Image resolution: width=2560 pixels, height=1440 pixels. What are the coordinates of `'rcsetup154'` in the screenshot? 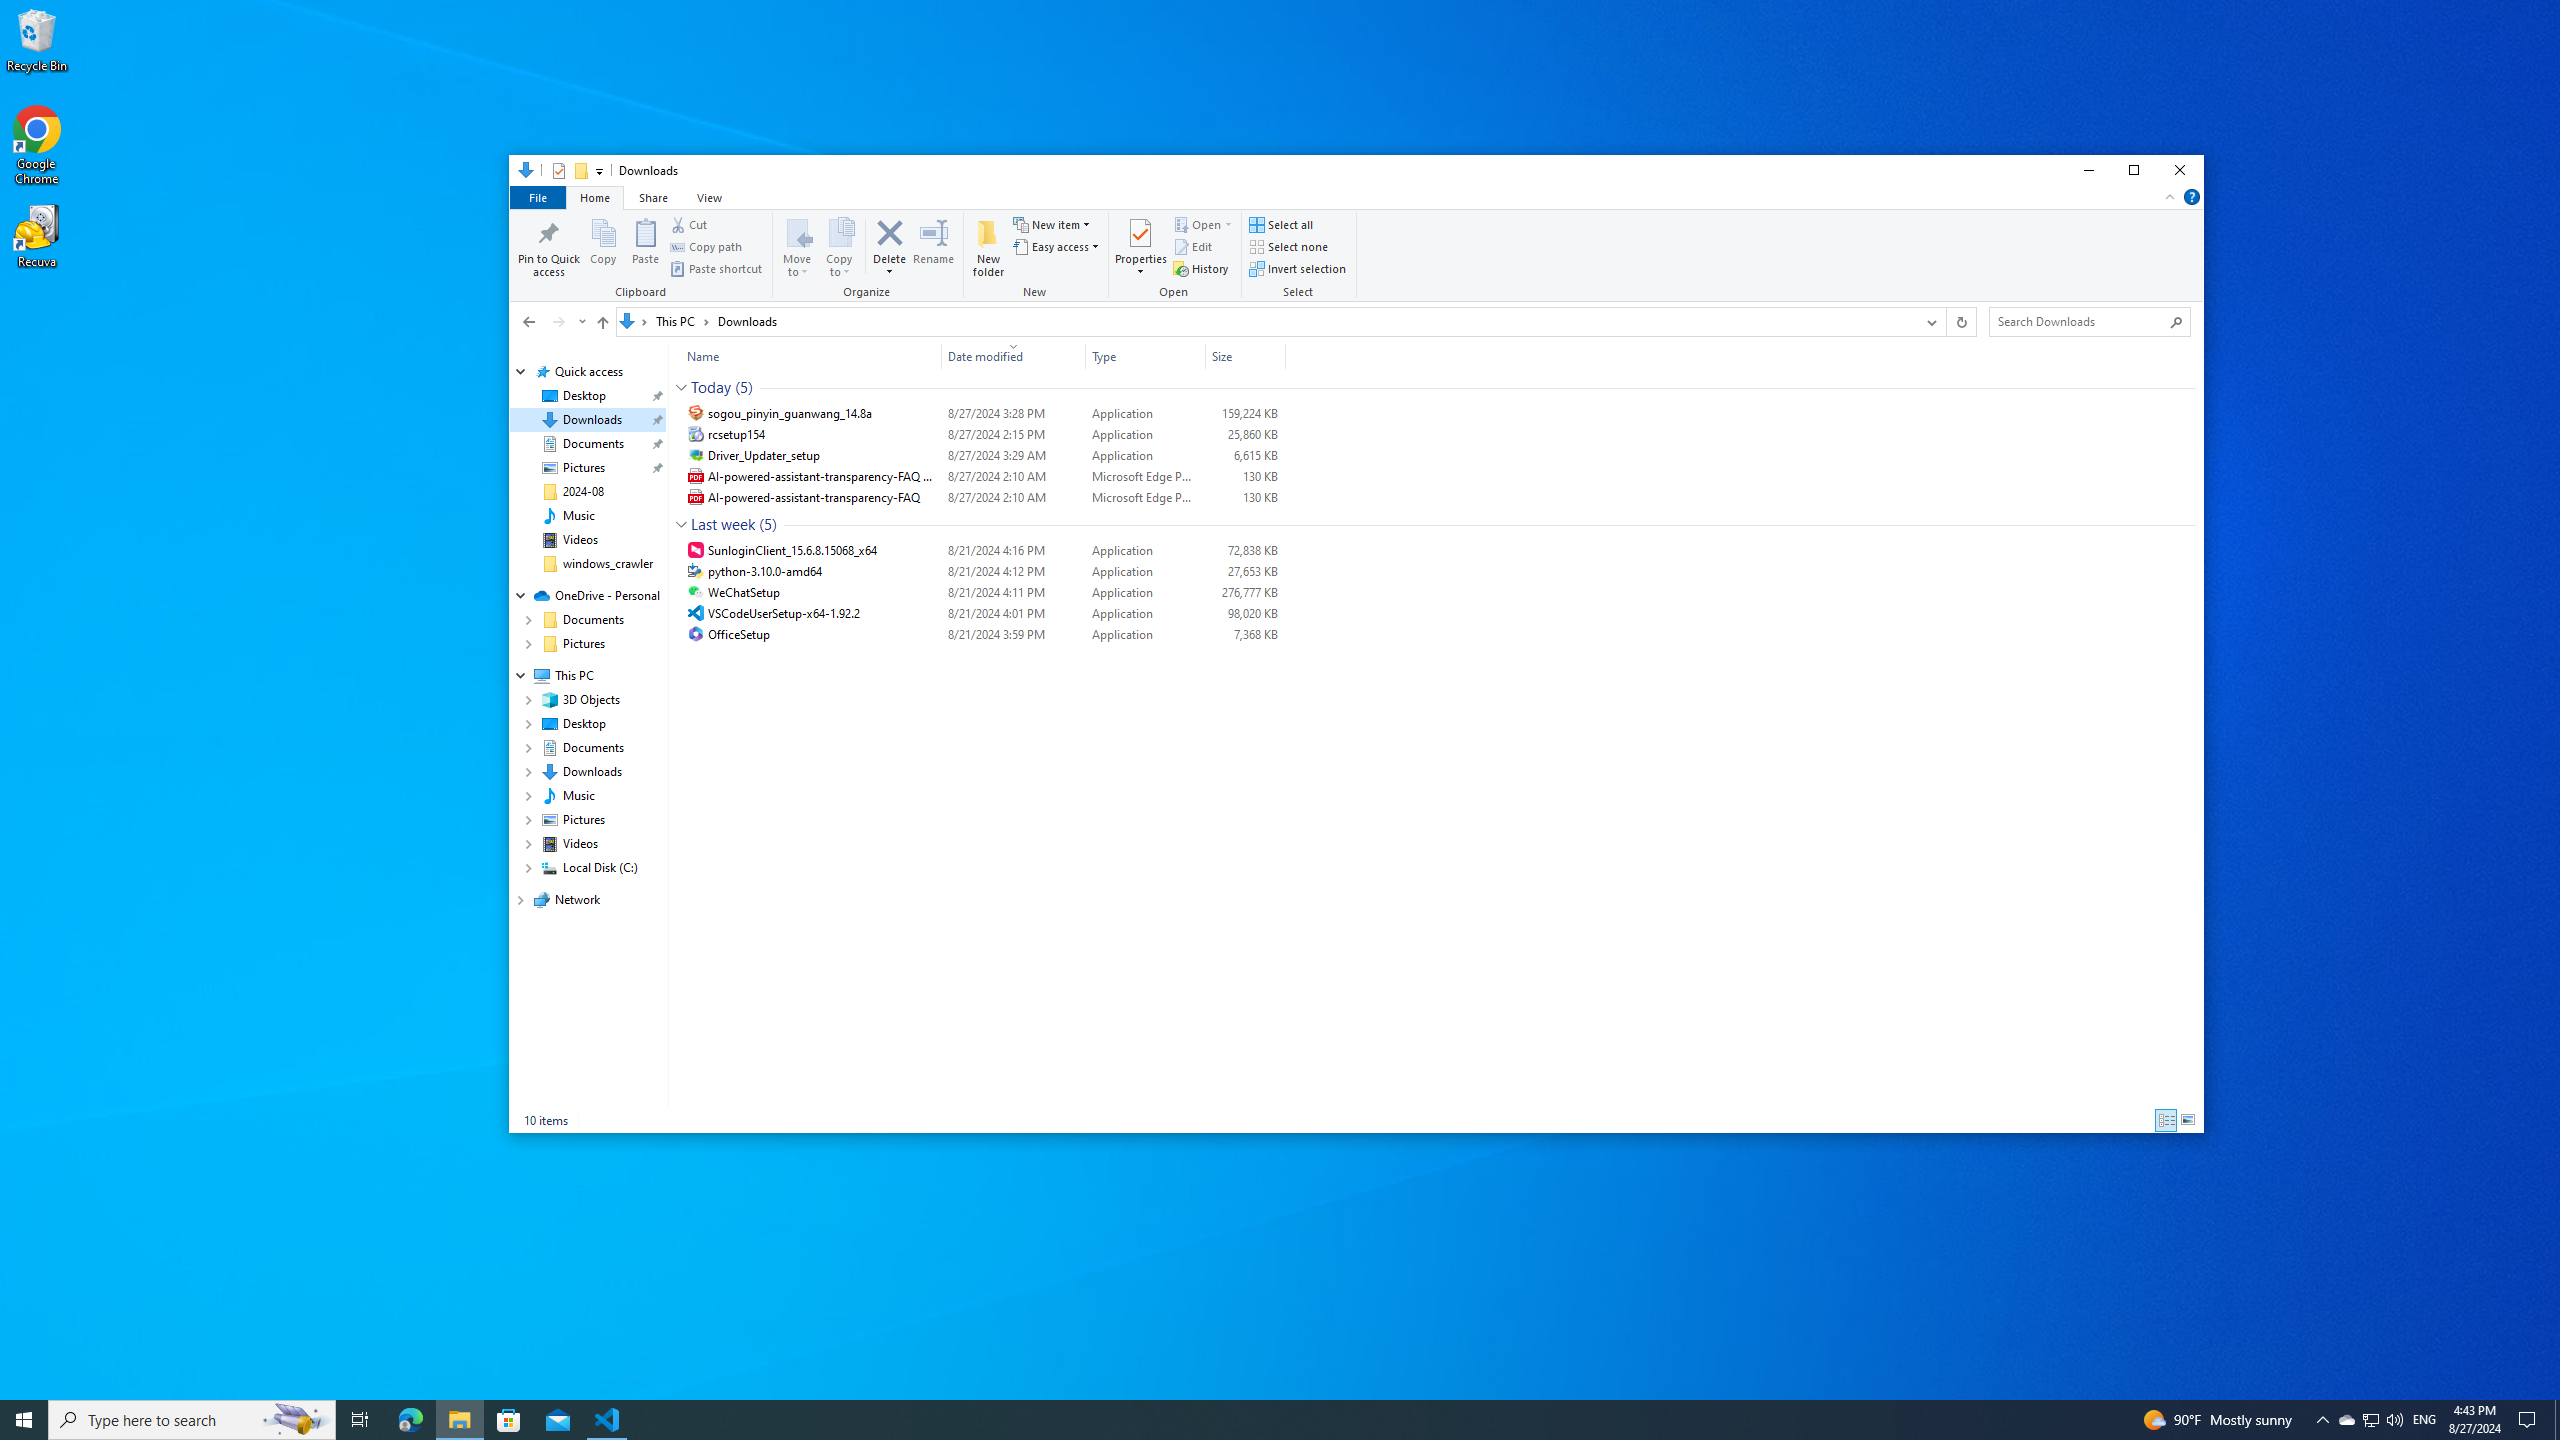 It's located at (982, 433).